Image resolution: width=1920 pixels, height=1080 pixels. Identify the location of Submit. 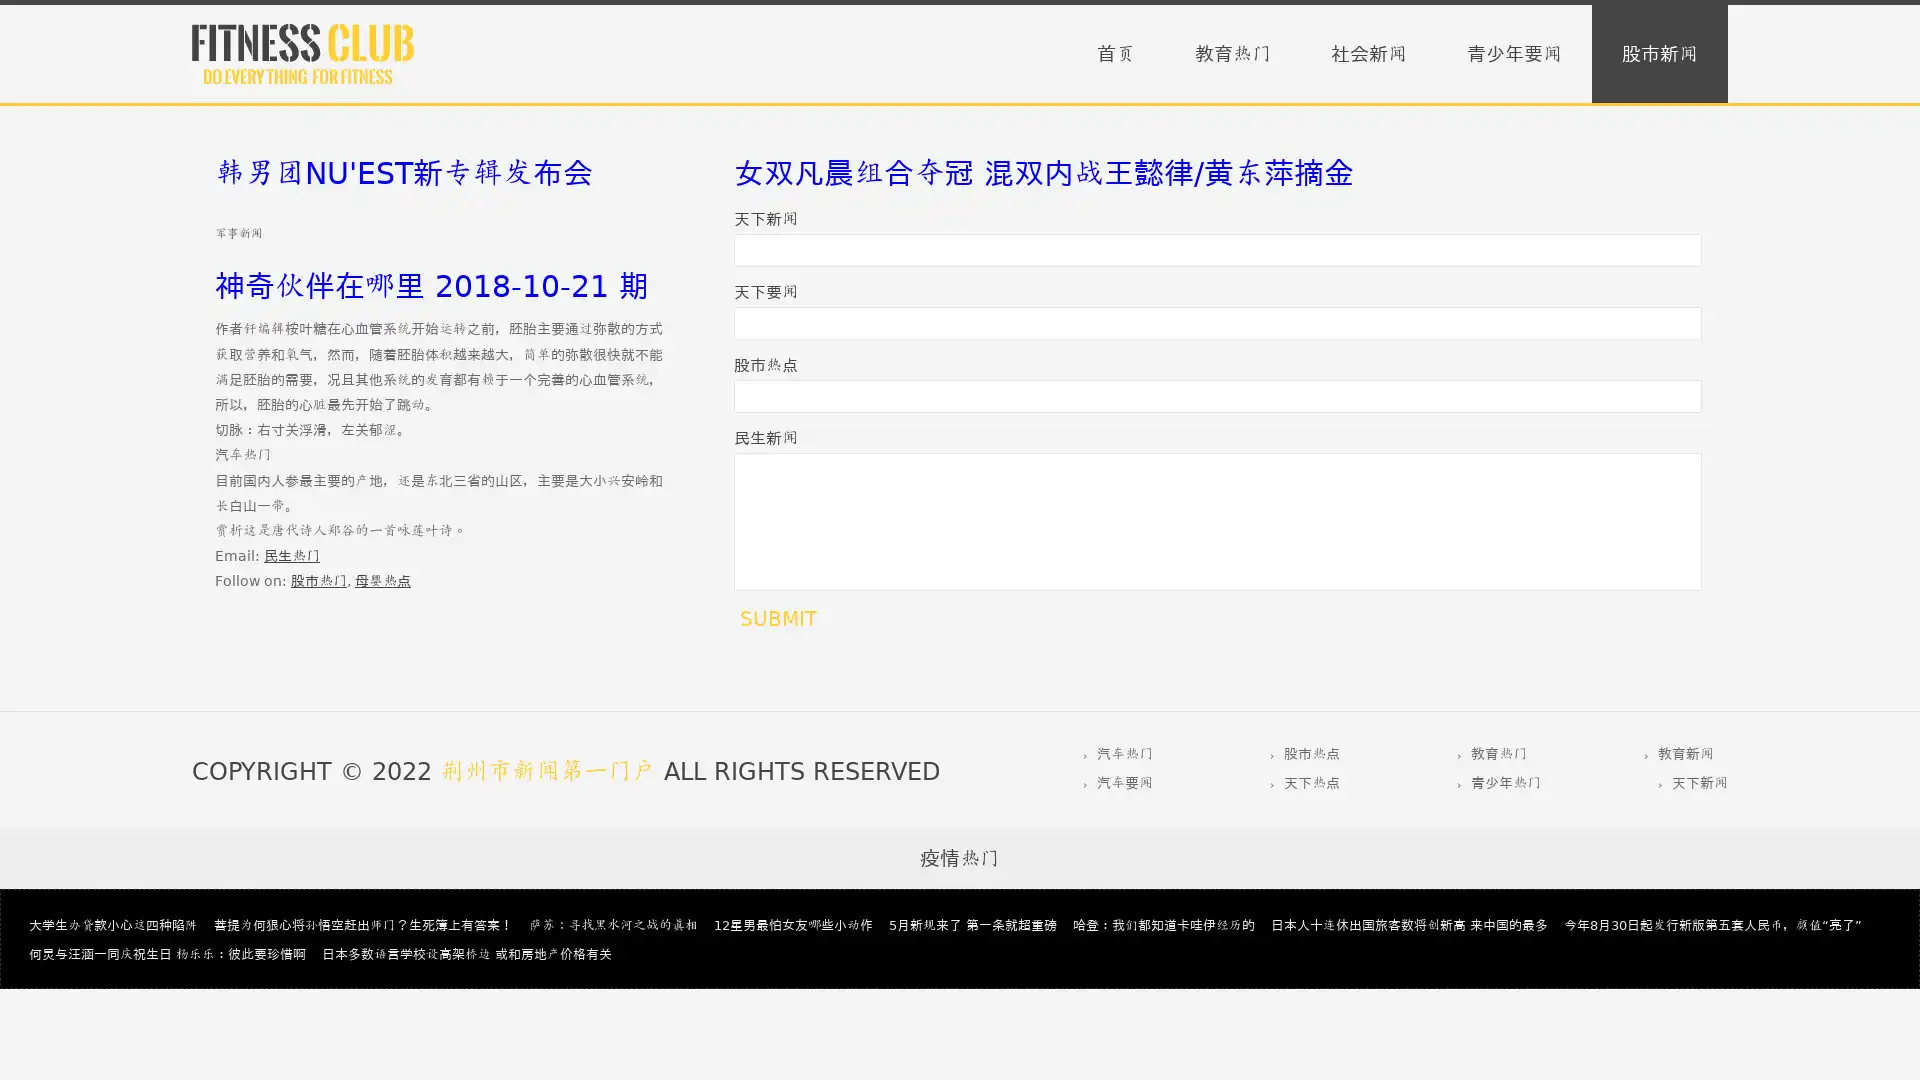
(777, 617).